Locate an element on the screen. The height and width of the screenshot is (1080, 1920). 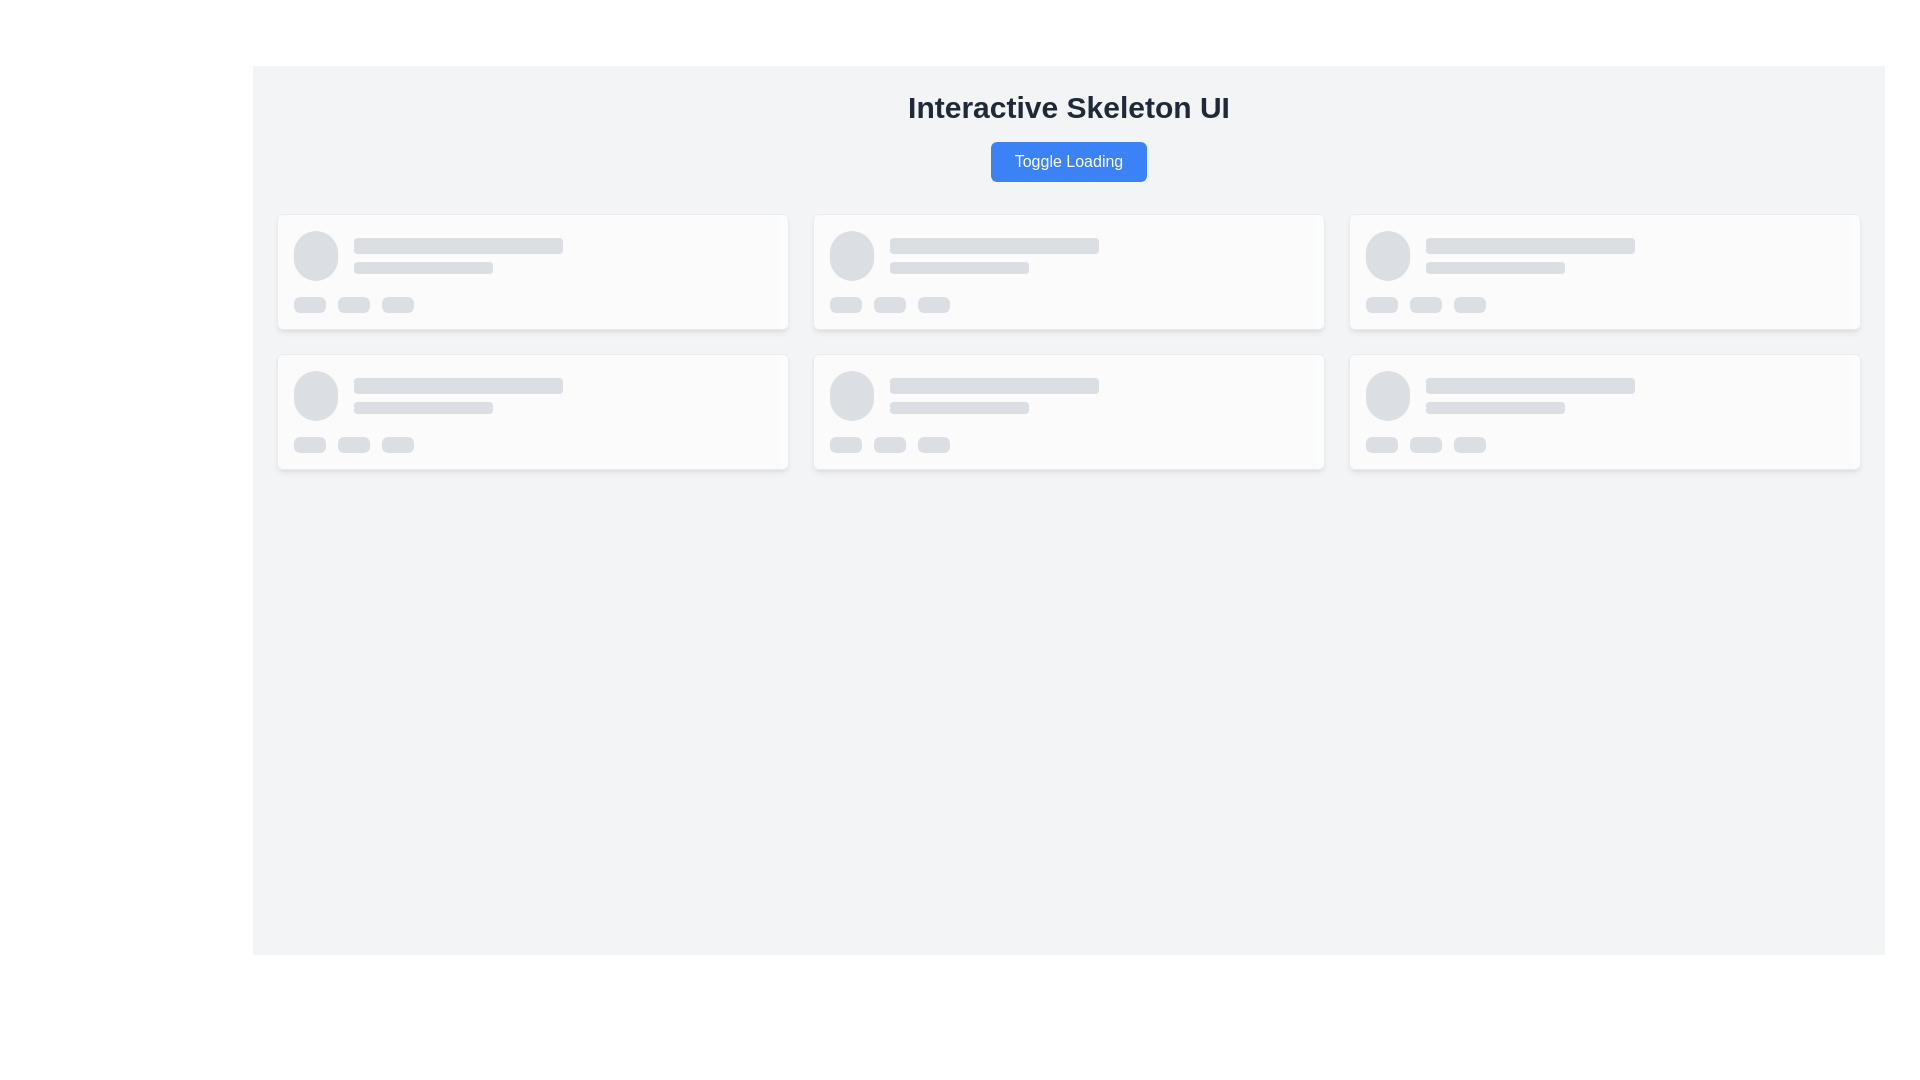
the visual placeholder loading indicator, which is a rounded horizontal bar located in the upper-right card of the grid layout is located at coordinates (1529, 245).